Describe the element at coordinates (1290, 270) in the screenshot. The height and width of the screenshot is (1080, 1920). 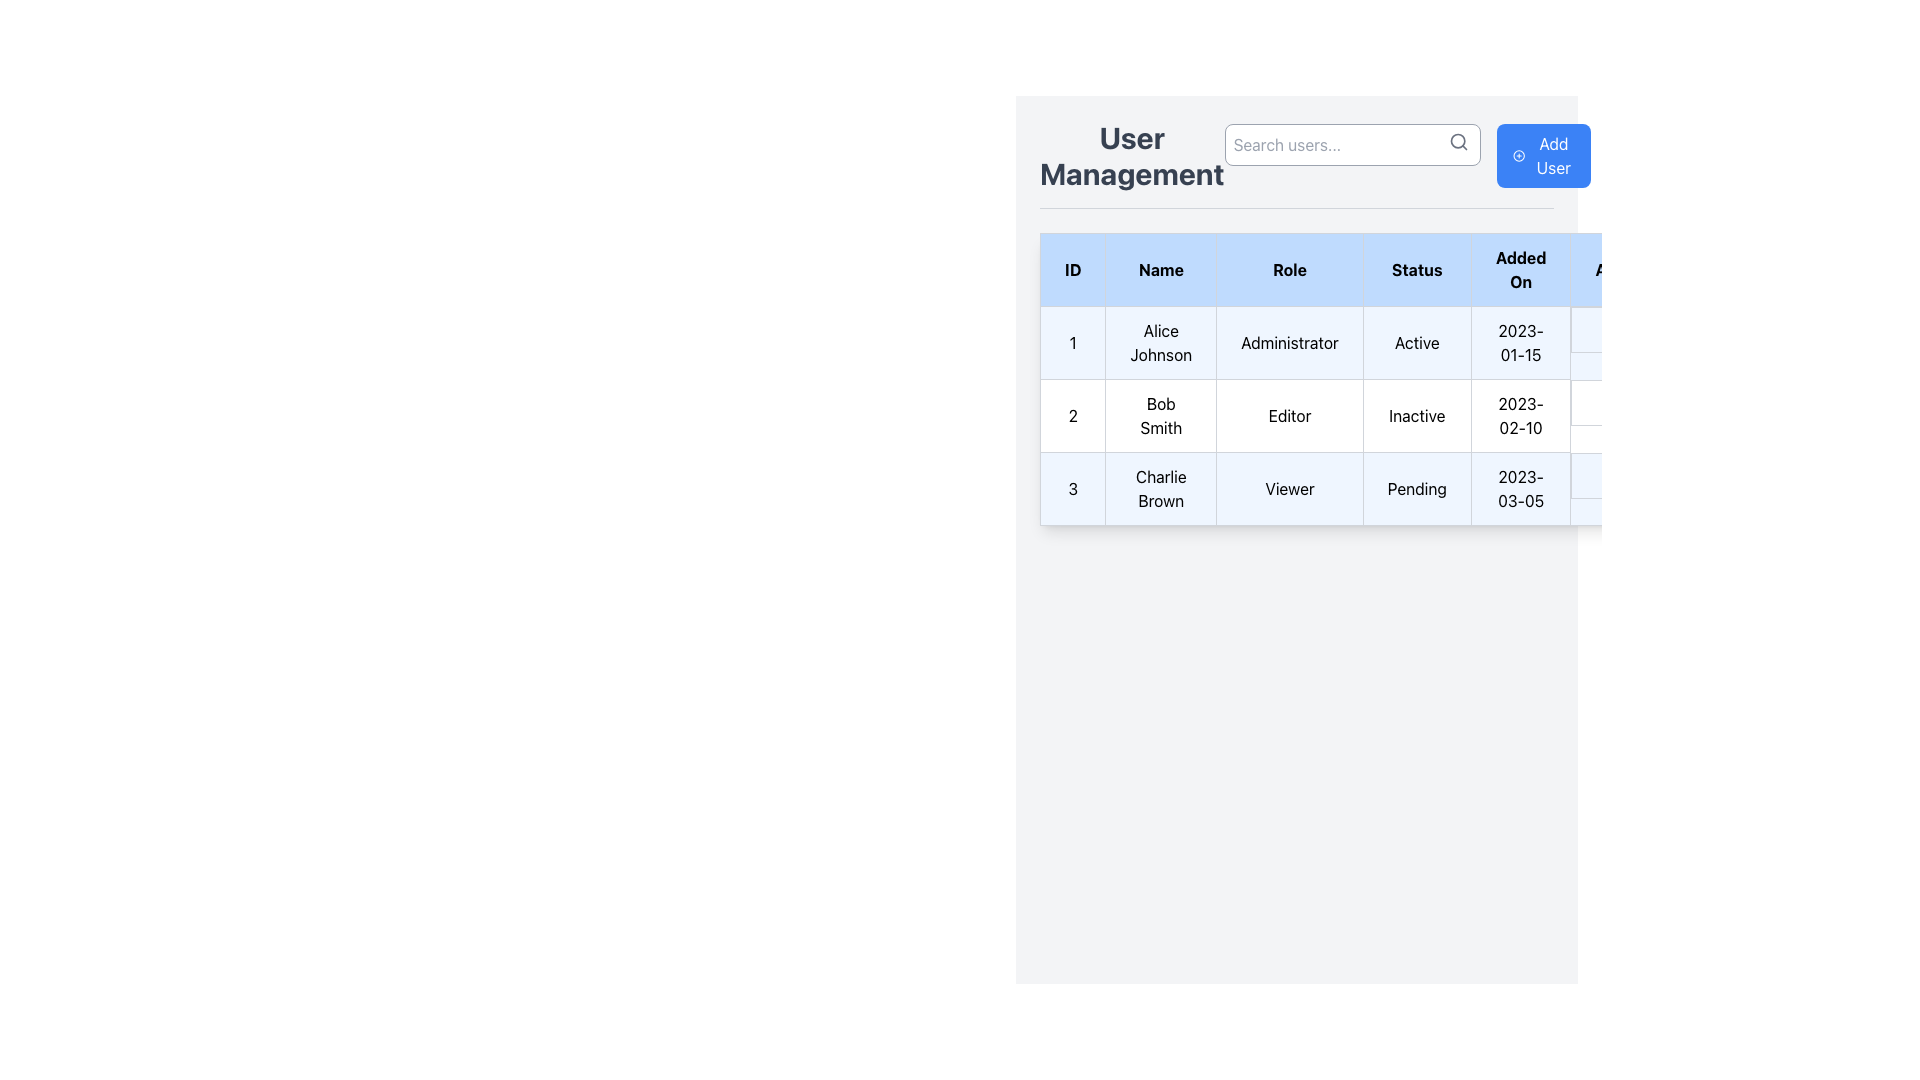
I see `the Table Header Cell with the text 'Role', which is the third cell from the left in the header row of the table, located between 'Name' and 'Status'` at that location.